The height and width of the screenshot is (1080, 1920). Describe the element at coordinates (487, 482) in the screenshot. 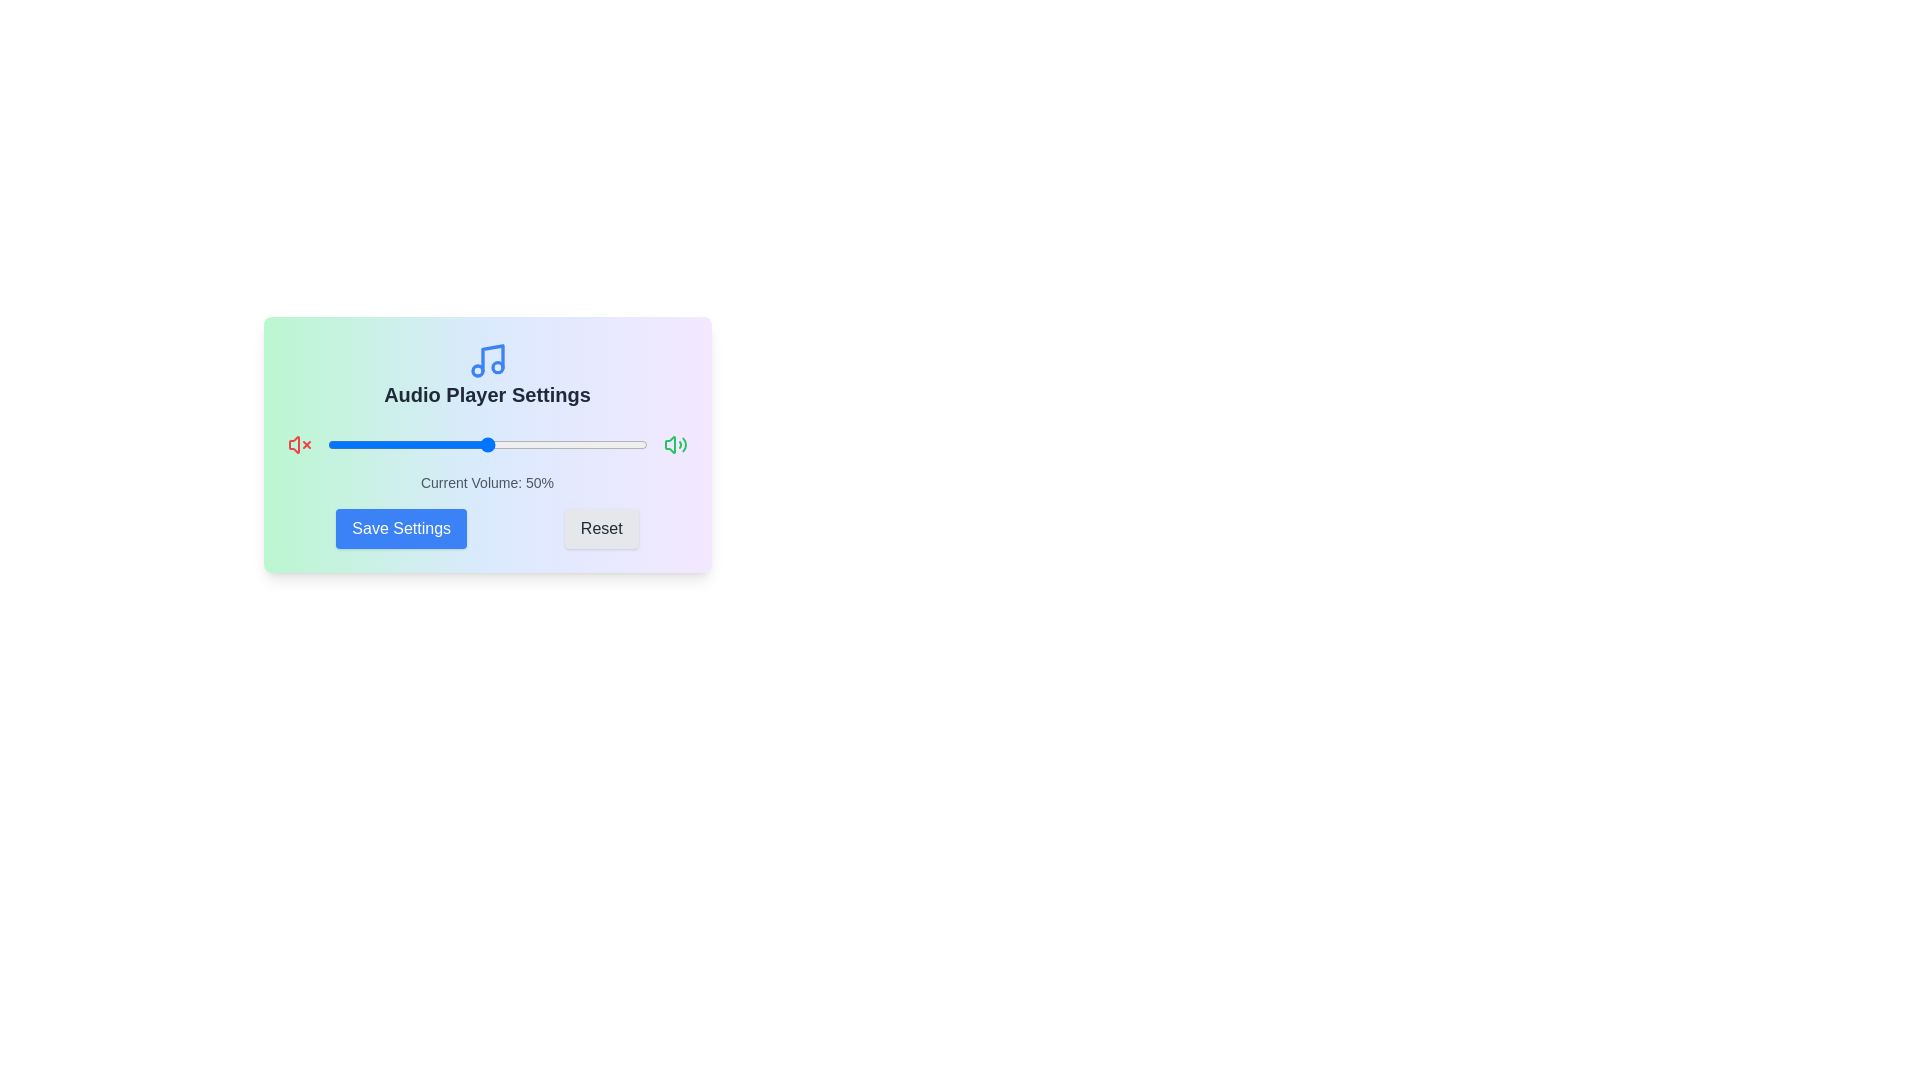

I see `the Static Text Label displaying the current volume level of 50% in the 'Audio Player Settings' interface, located beneath the volume slider` at that location.